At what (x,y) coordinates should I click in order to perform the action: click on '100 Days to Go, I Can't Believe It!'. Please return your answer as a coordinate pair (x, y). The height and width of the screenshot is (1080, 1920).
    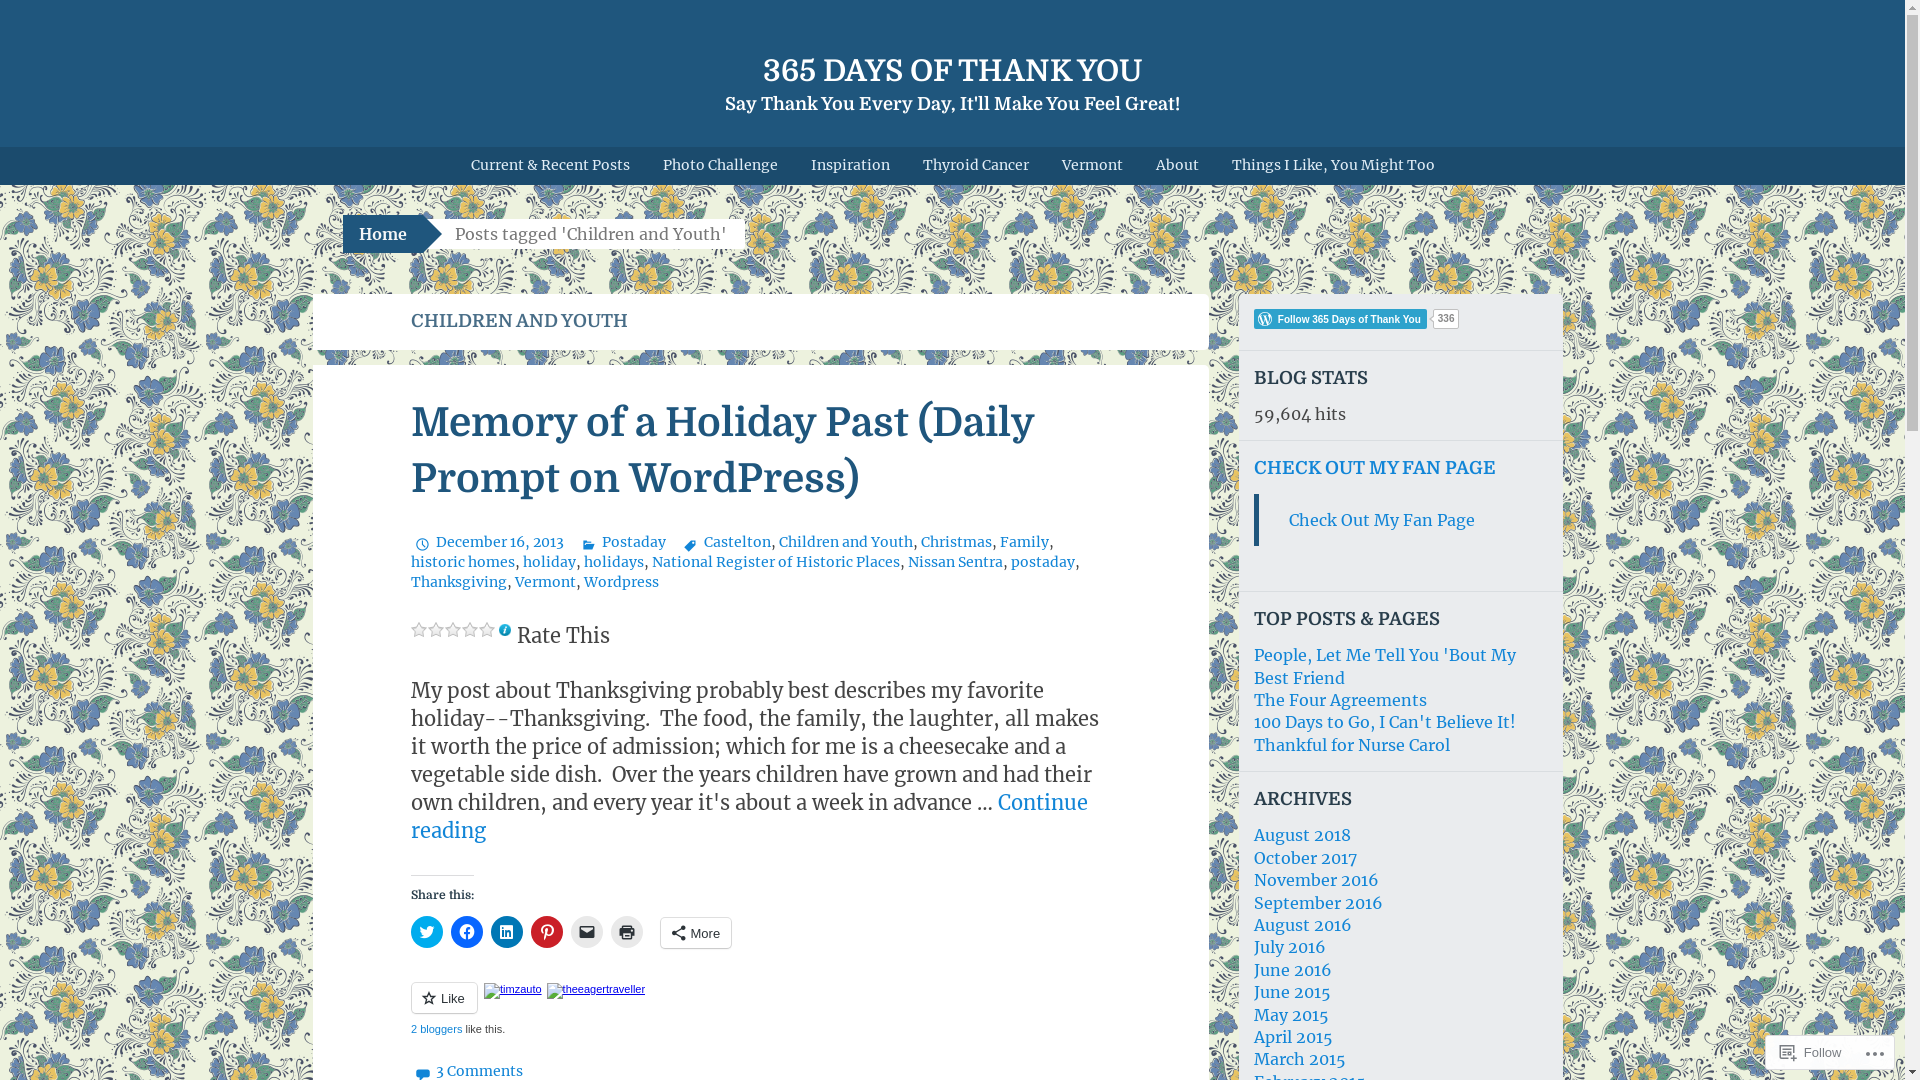
    Looking at the image, I should click on (1384, 721).